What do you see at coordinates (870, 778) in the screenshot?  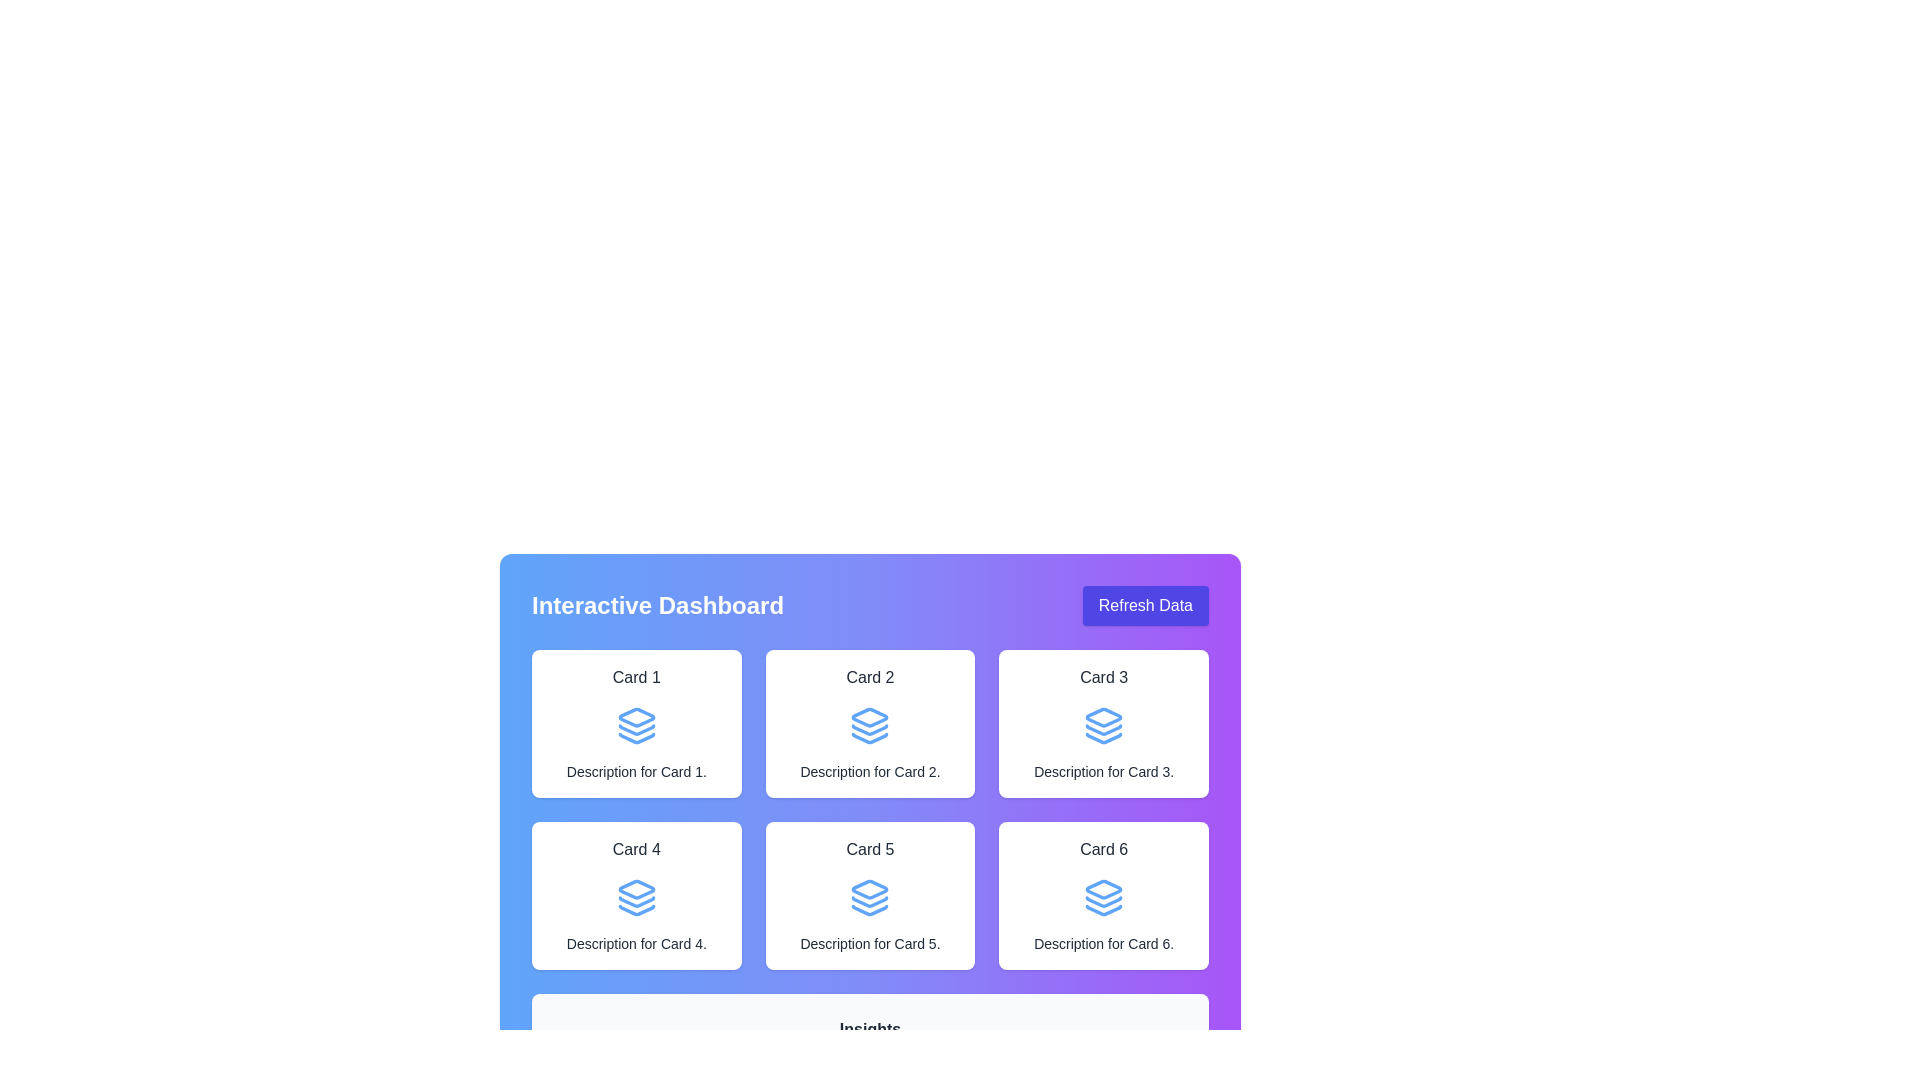 I see `on the card located in the second column of the first row under the 'Interactive Dashboard' header` at bounding box center [870, 778].